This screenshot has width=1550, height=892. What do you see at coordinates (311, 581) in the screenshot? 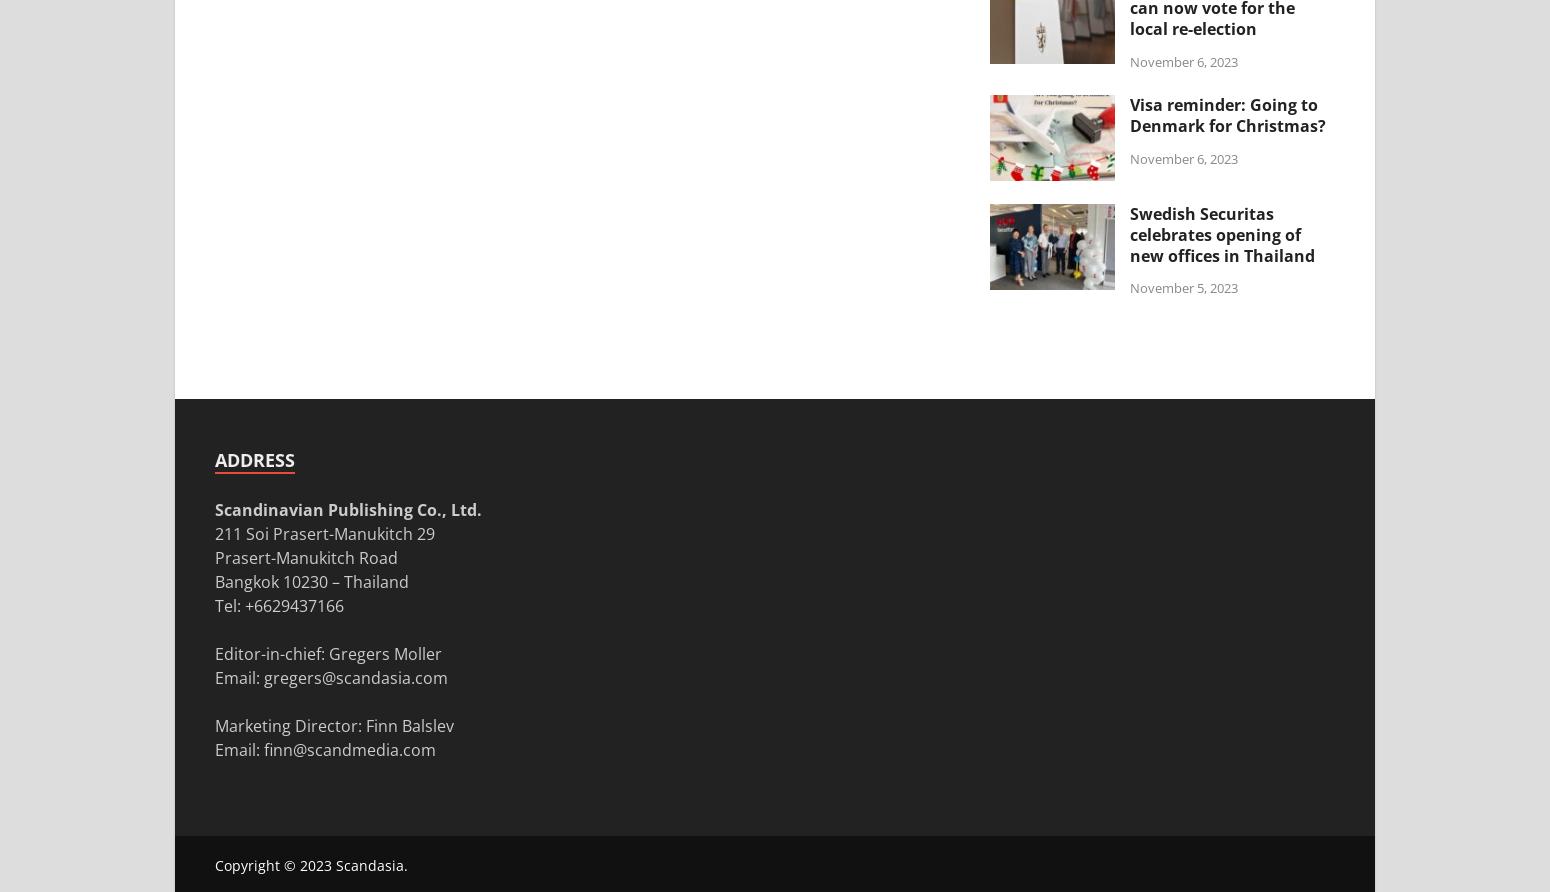
I see `'Bangkok 10230 – Thailand'` at bounding box center [311, 581].